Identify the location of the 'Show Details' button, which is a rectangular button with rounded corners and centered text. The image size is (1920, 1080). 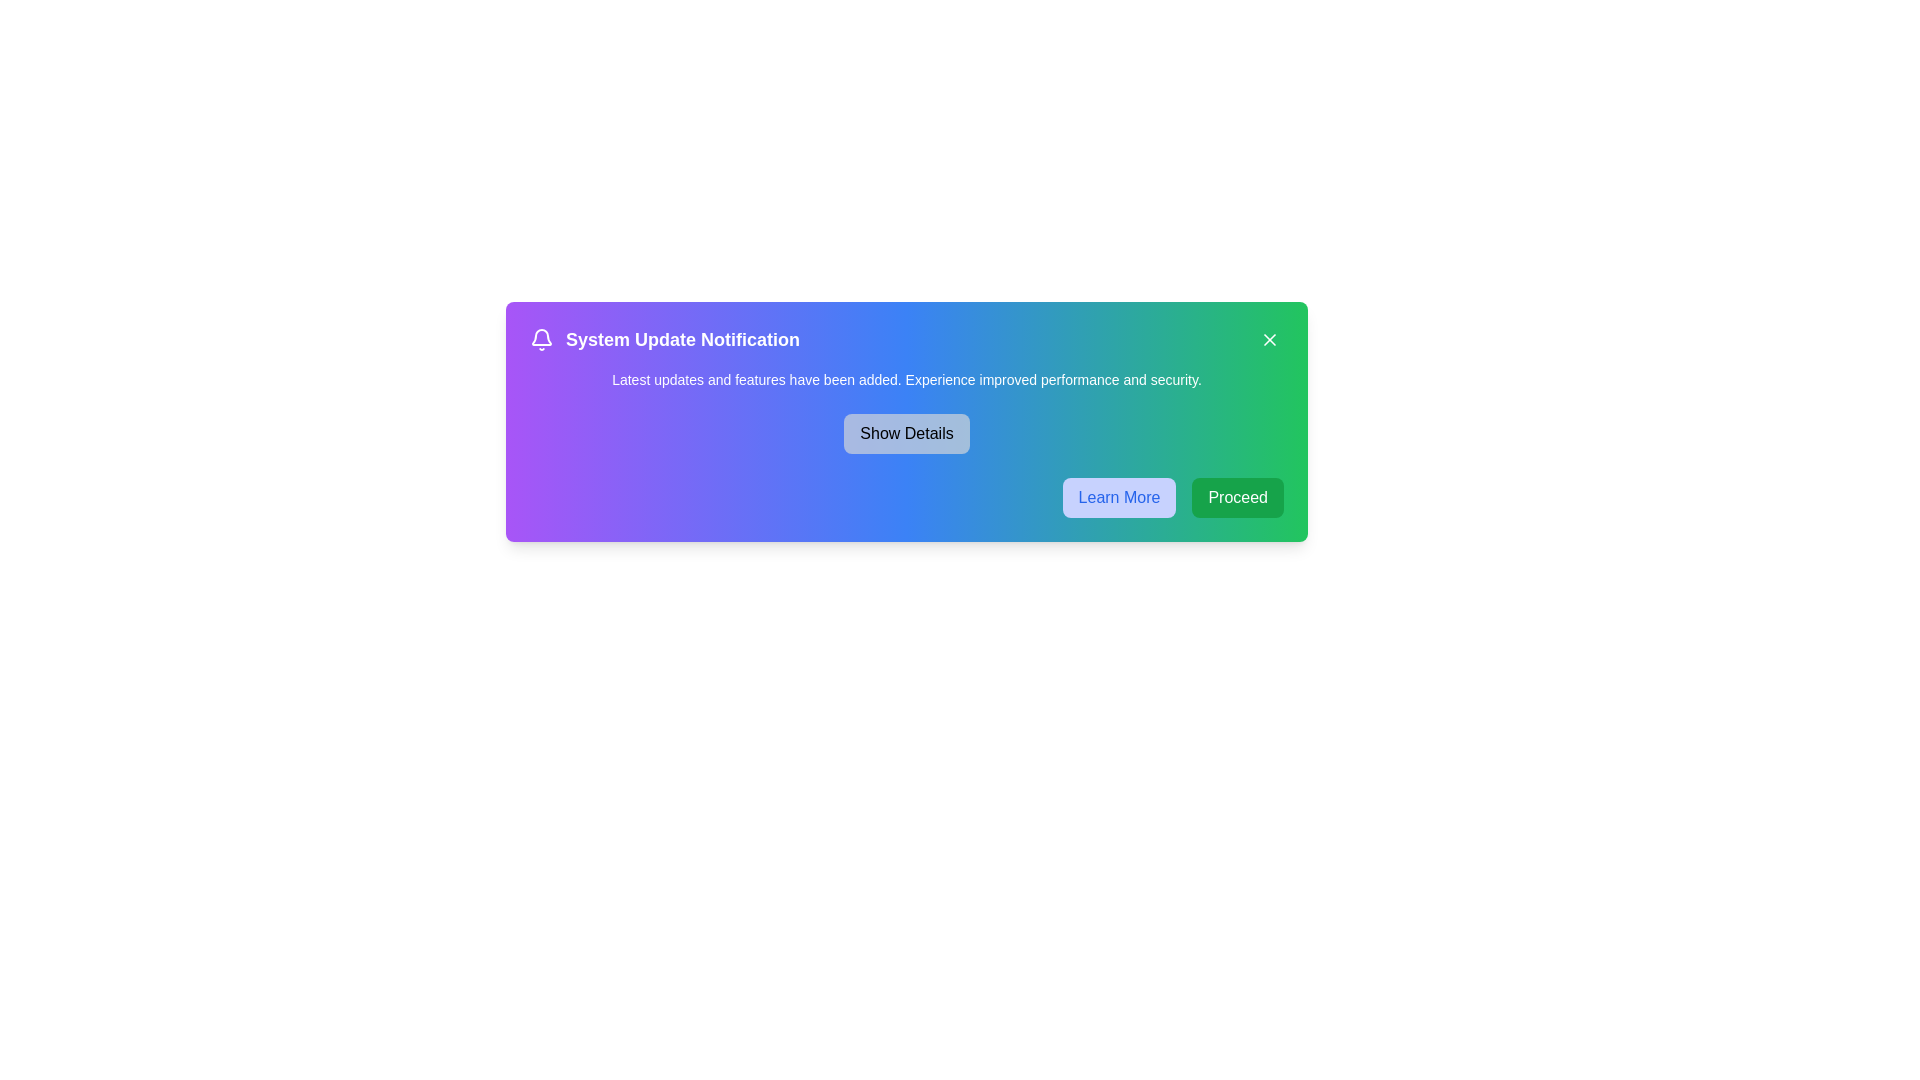
(906, 433).